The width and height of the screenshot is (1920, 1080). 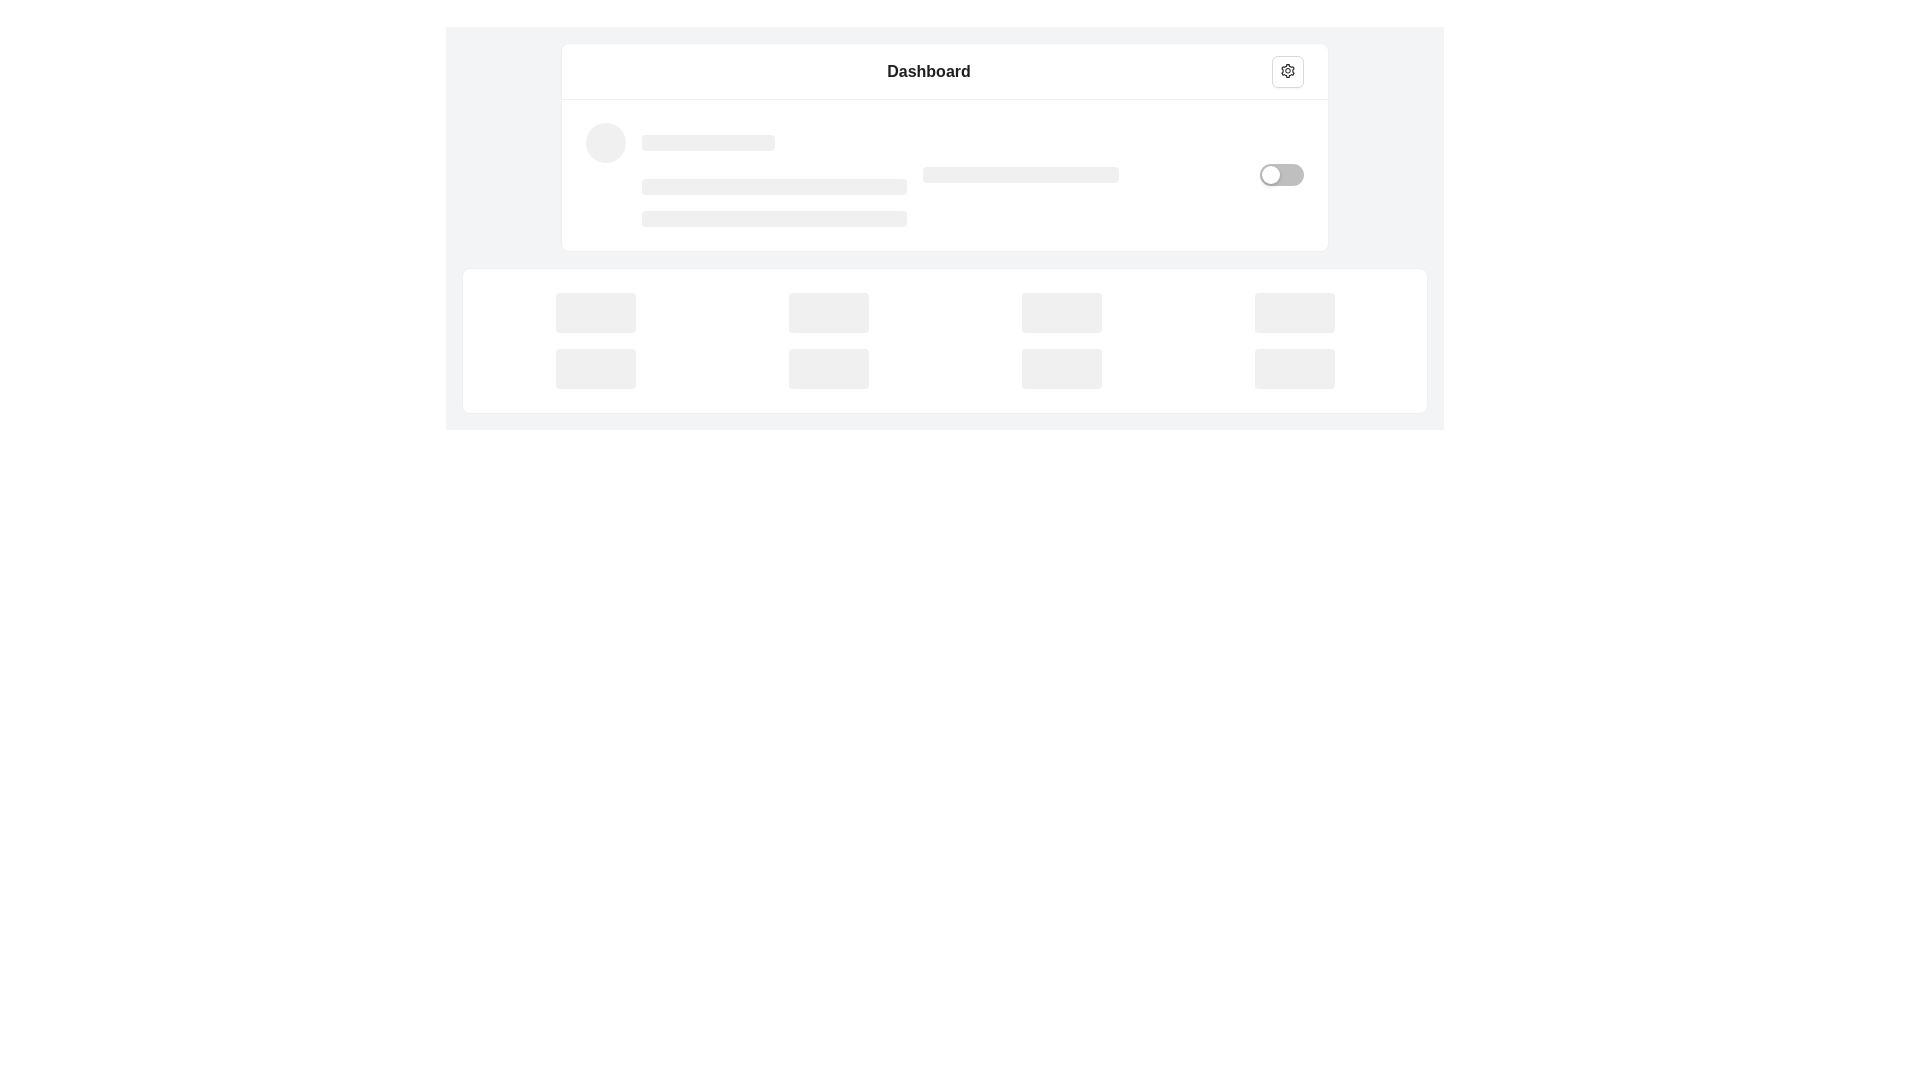 What do you see at coordinates (1287, 70) in the screenshot?
I see `the settings gear icon located in the top-right corner of the interface, near the title 'Dashboard'` at bounding box center [1287, 70].